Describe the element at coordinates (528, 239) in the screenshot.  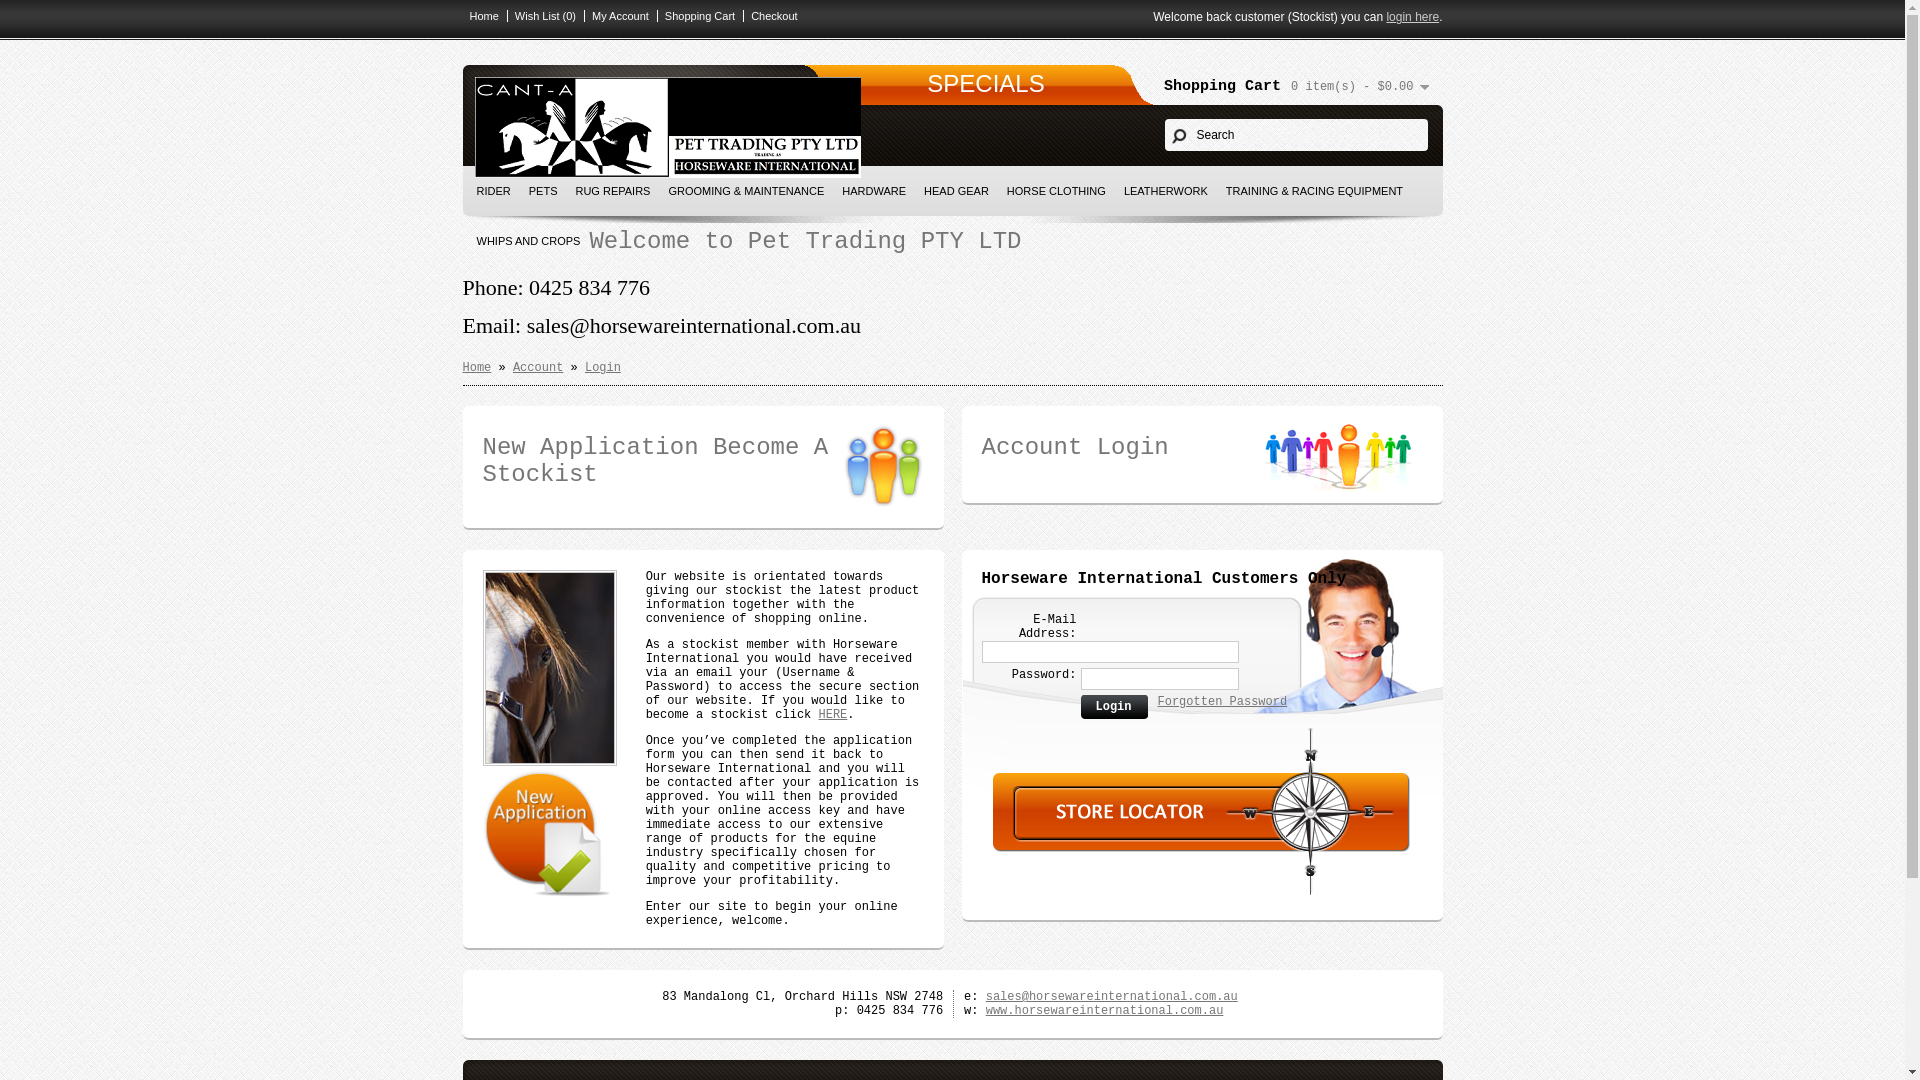
I see `'WHIPS AND CROPS'` at that location.